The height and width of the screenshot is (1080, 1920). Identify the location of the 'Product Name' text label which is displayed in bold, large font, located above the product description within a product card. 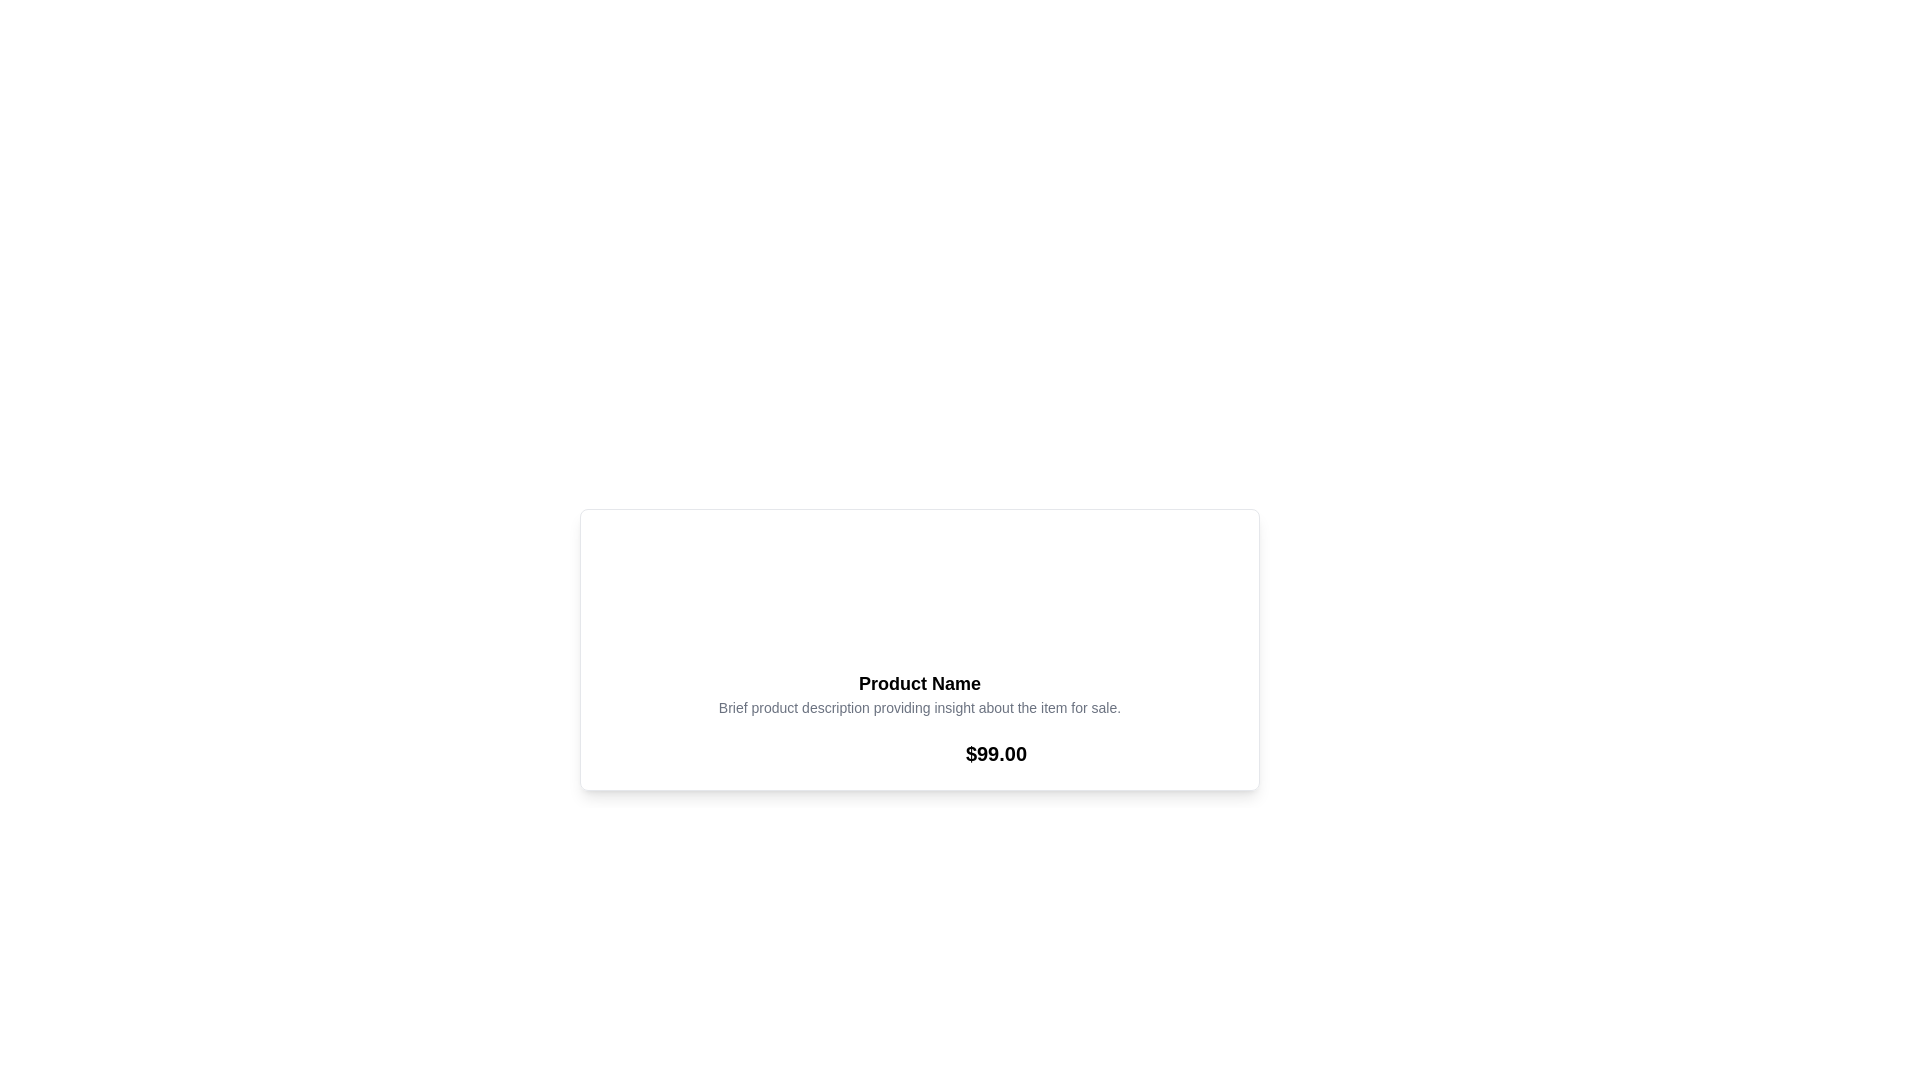
(919, 682).